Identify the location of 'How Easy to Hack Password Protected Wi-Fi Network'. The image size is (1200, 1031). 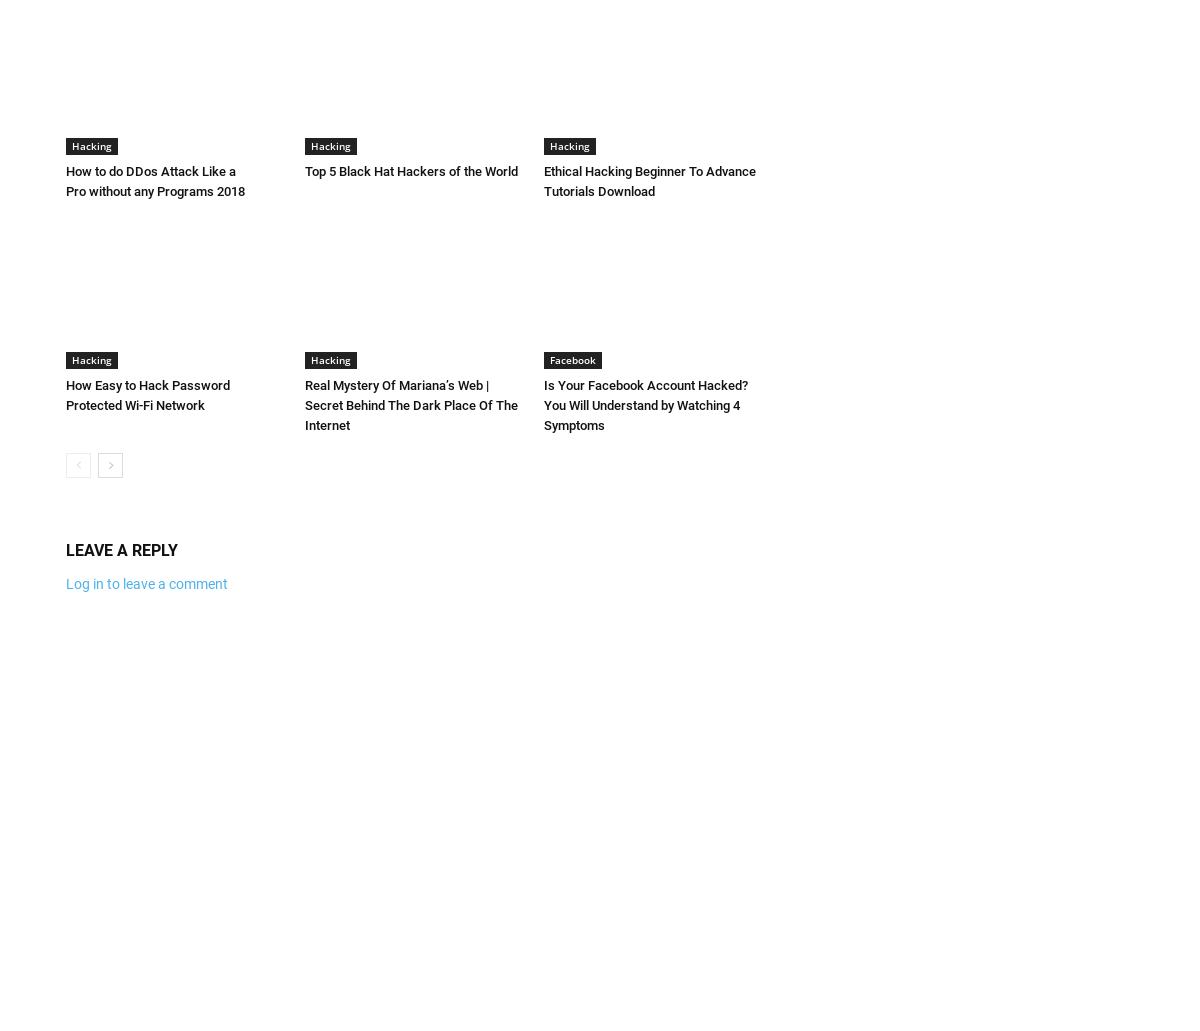
(147, 393).